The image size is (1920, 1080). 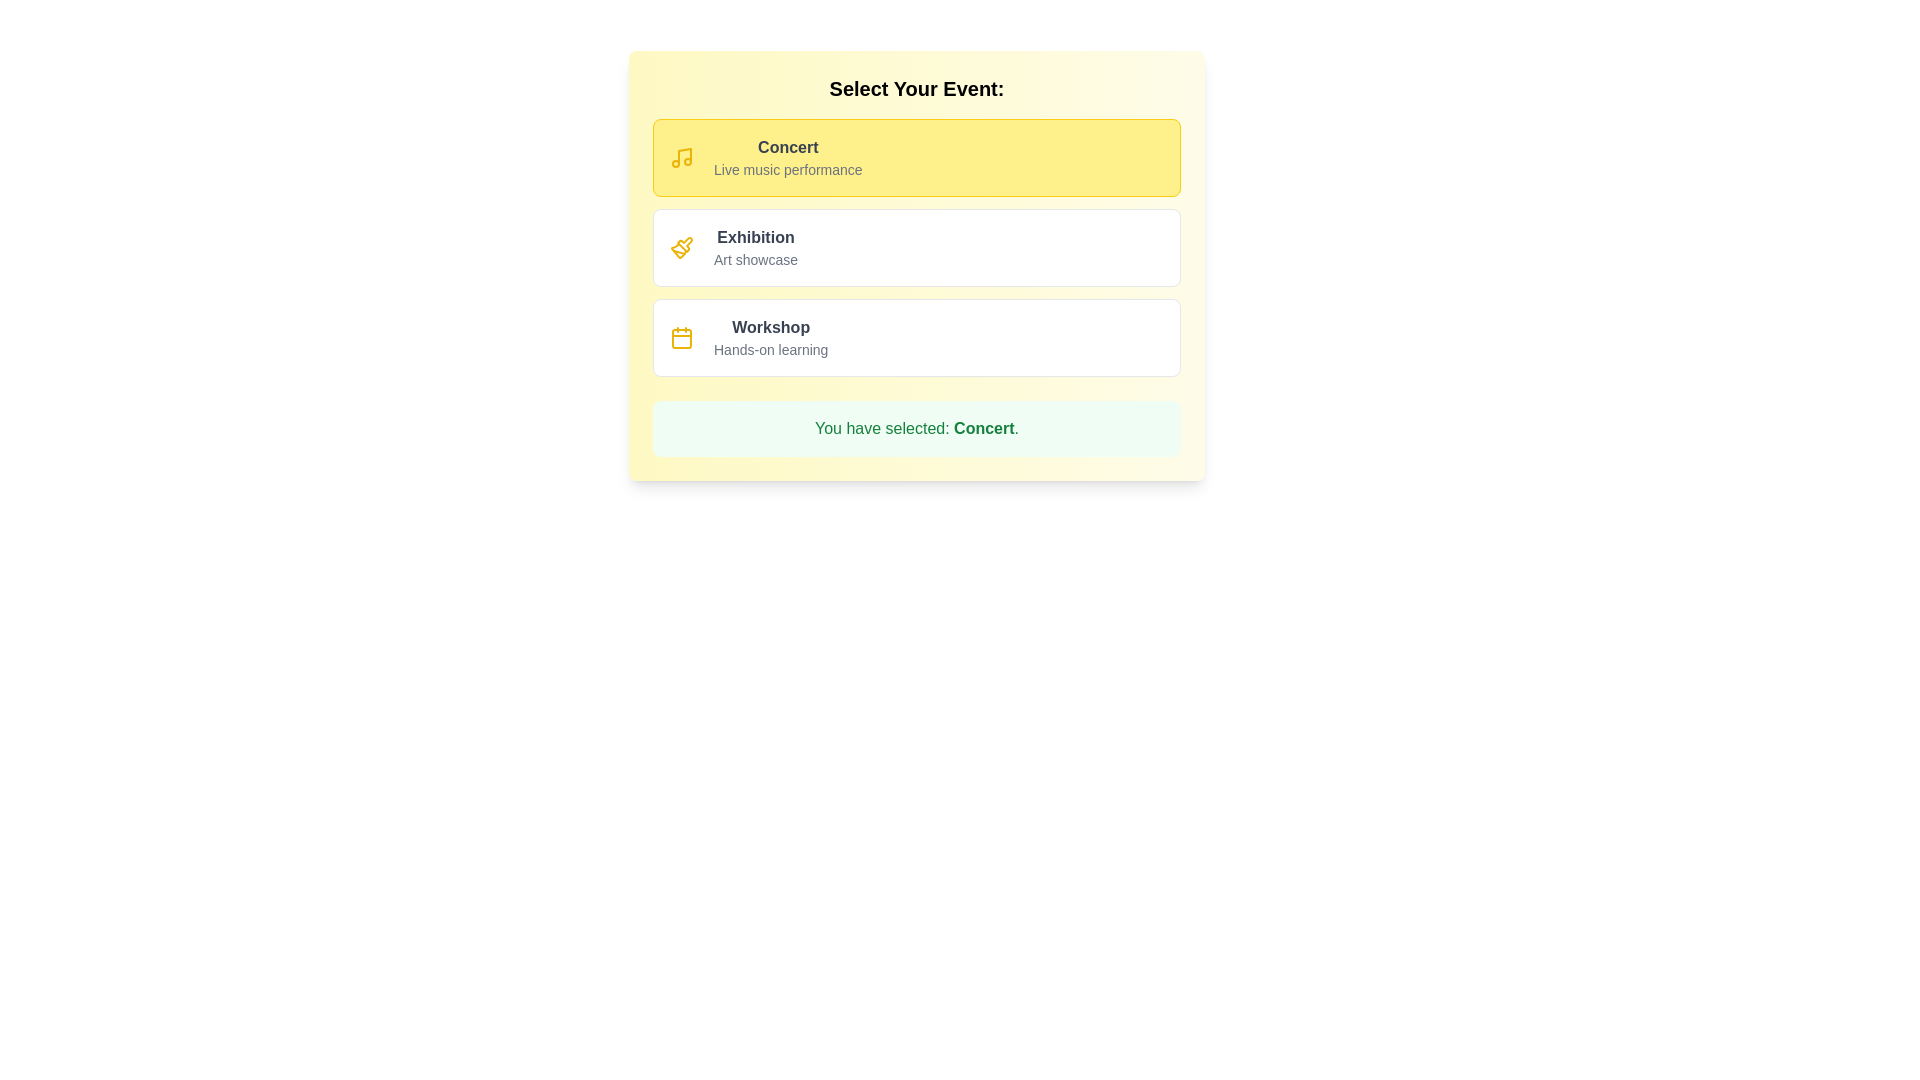 I want to click on the third item in the selectable list, so click(x=915, y=337).